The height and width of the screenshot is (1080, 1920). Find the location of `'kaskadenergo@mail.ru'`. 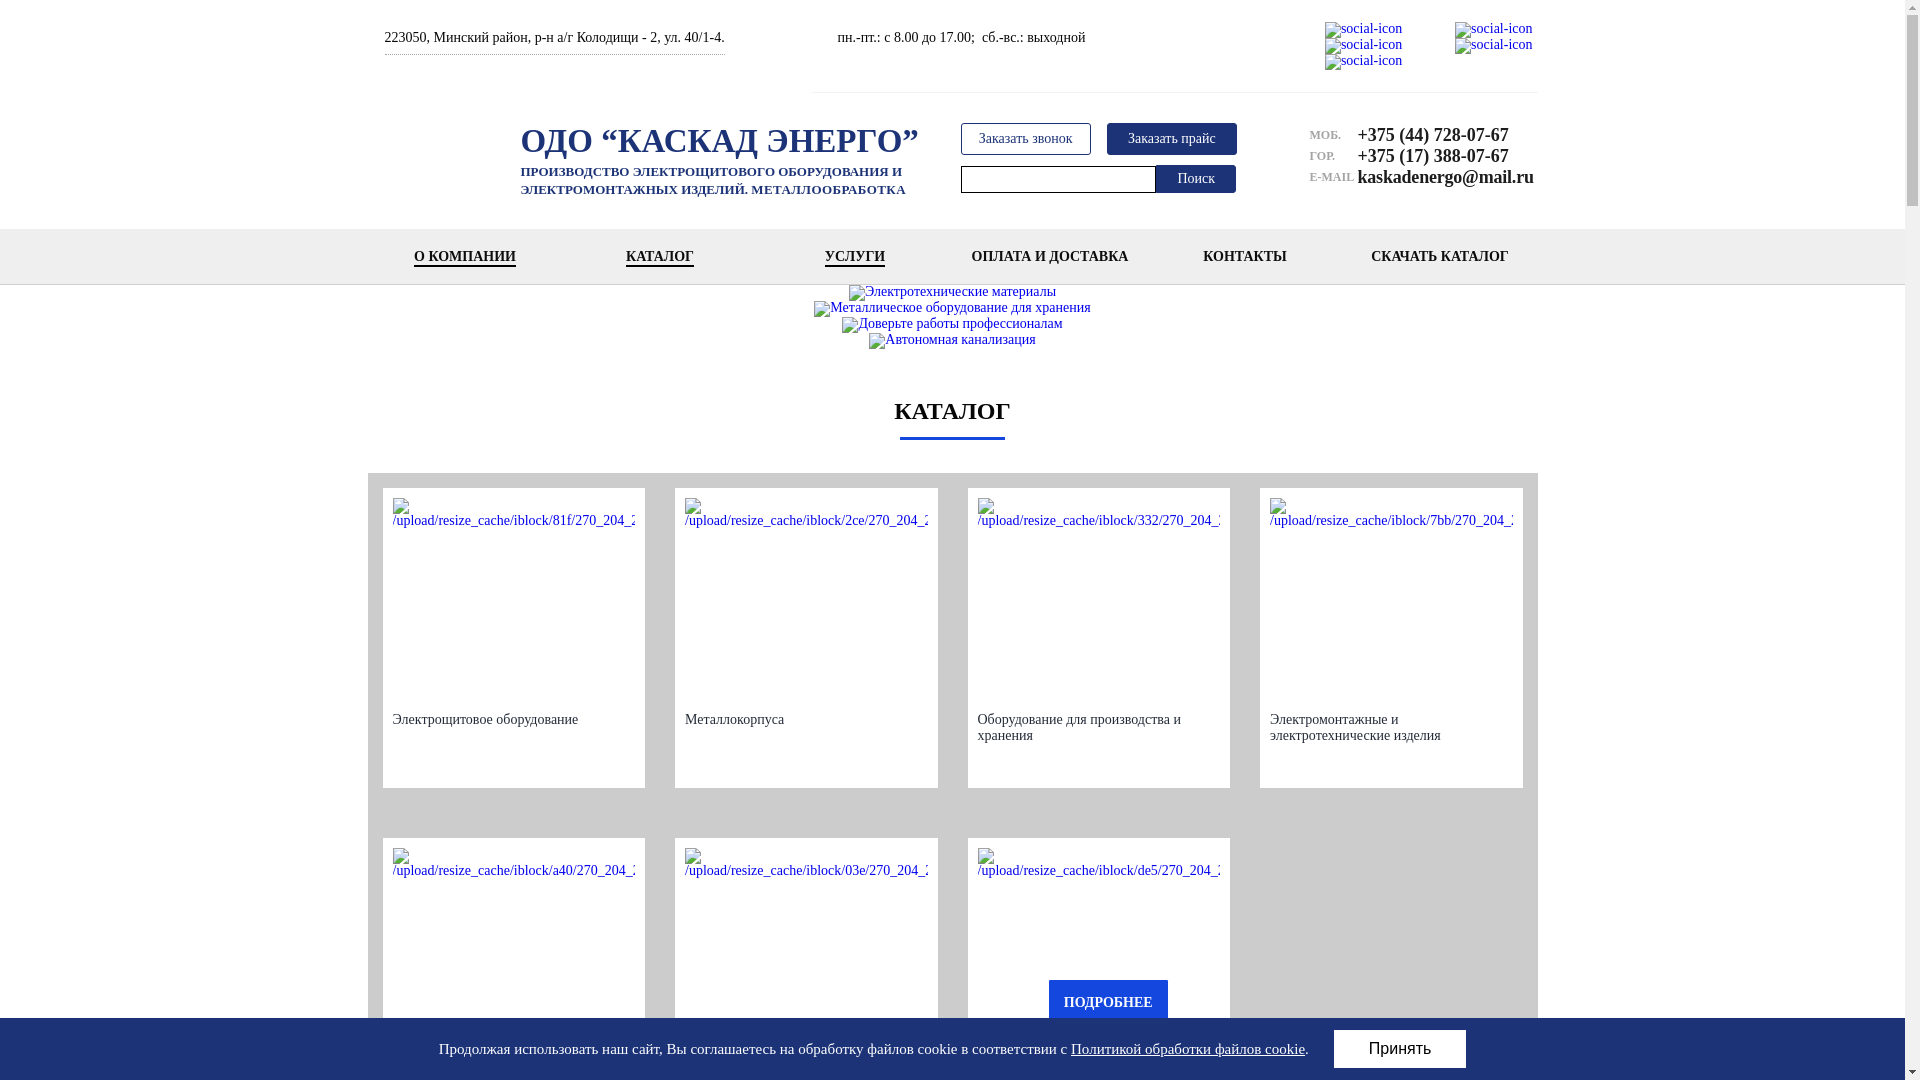

'kaskadenergo@mail.ru' is located at coordinates (1358, 176).